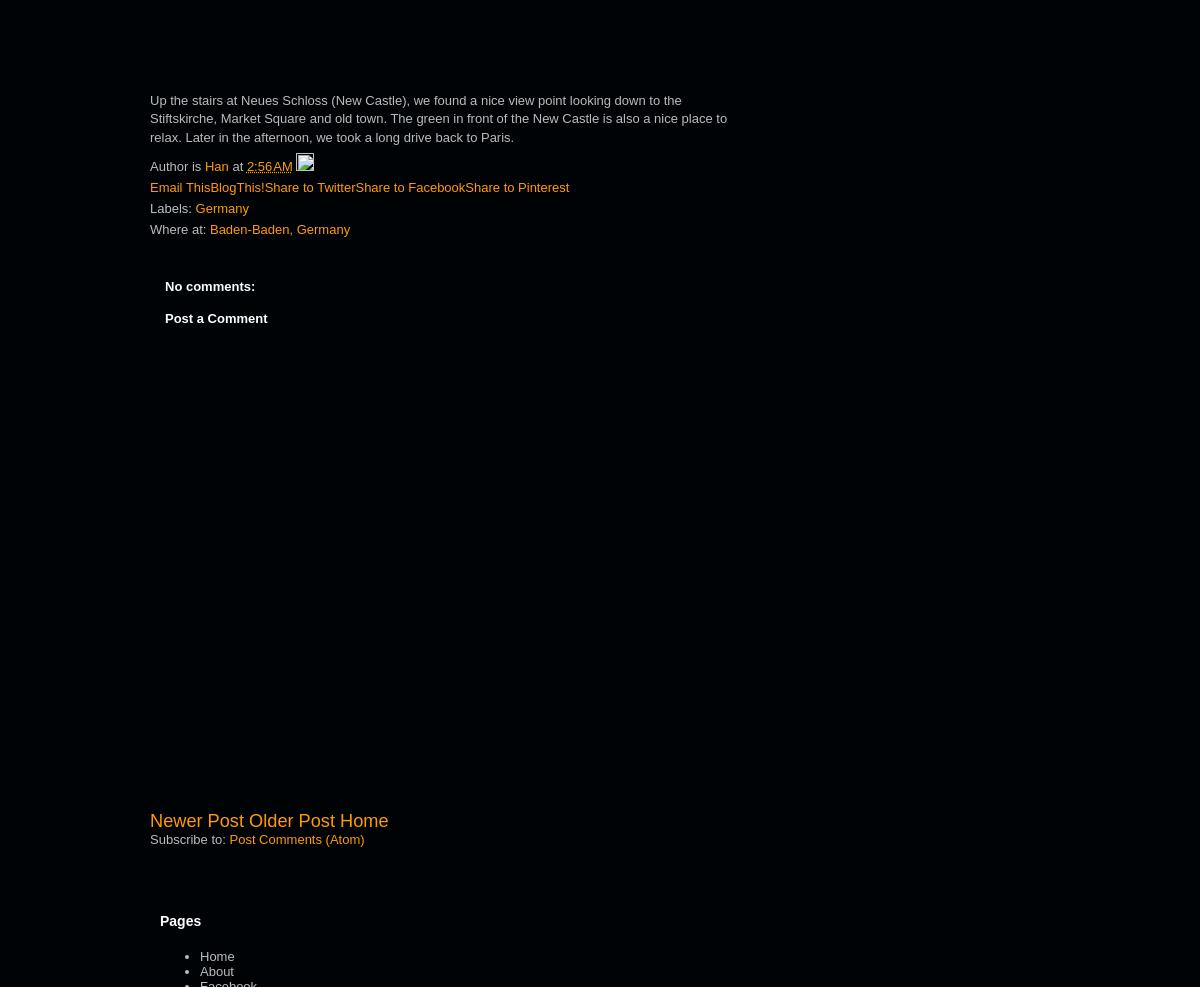 The width and height of the screenshot is (1200, 987). Describe the element at coordinates (290, 819) in the screenshot. I see `'Older Post'` at that location.